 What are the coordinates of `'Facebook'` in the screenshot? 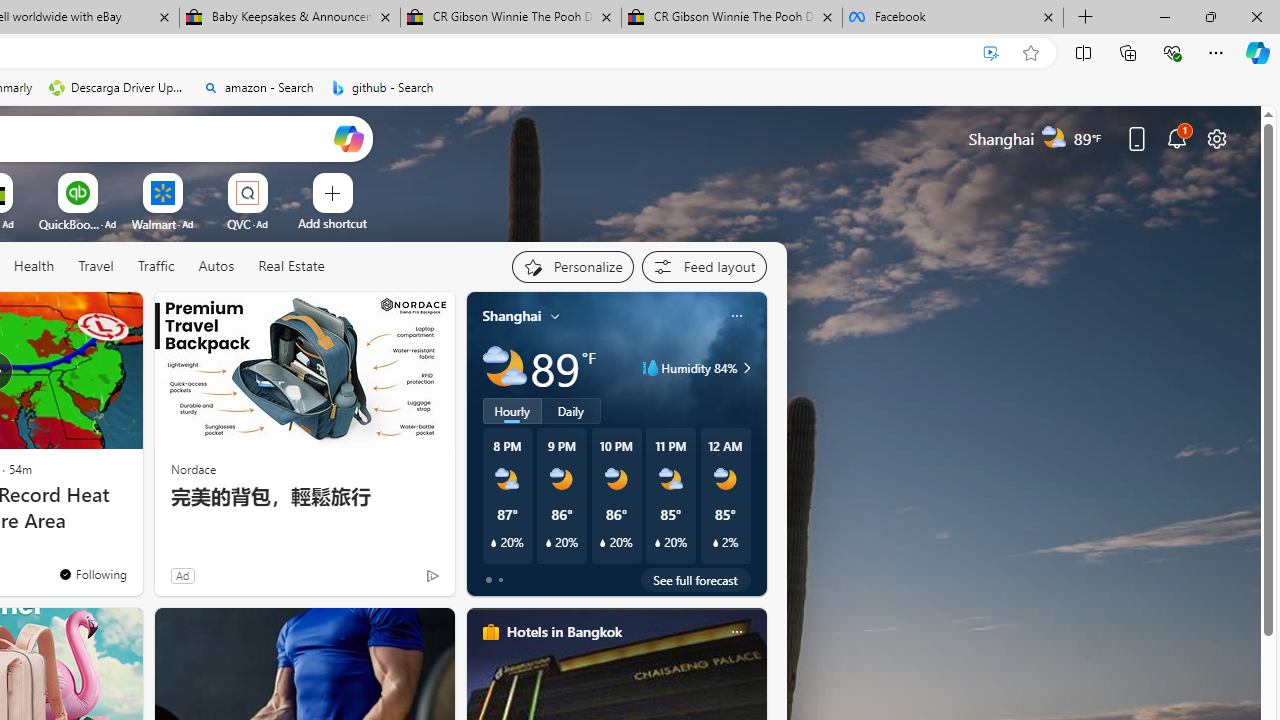 It's located at (952, 17).